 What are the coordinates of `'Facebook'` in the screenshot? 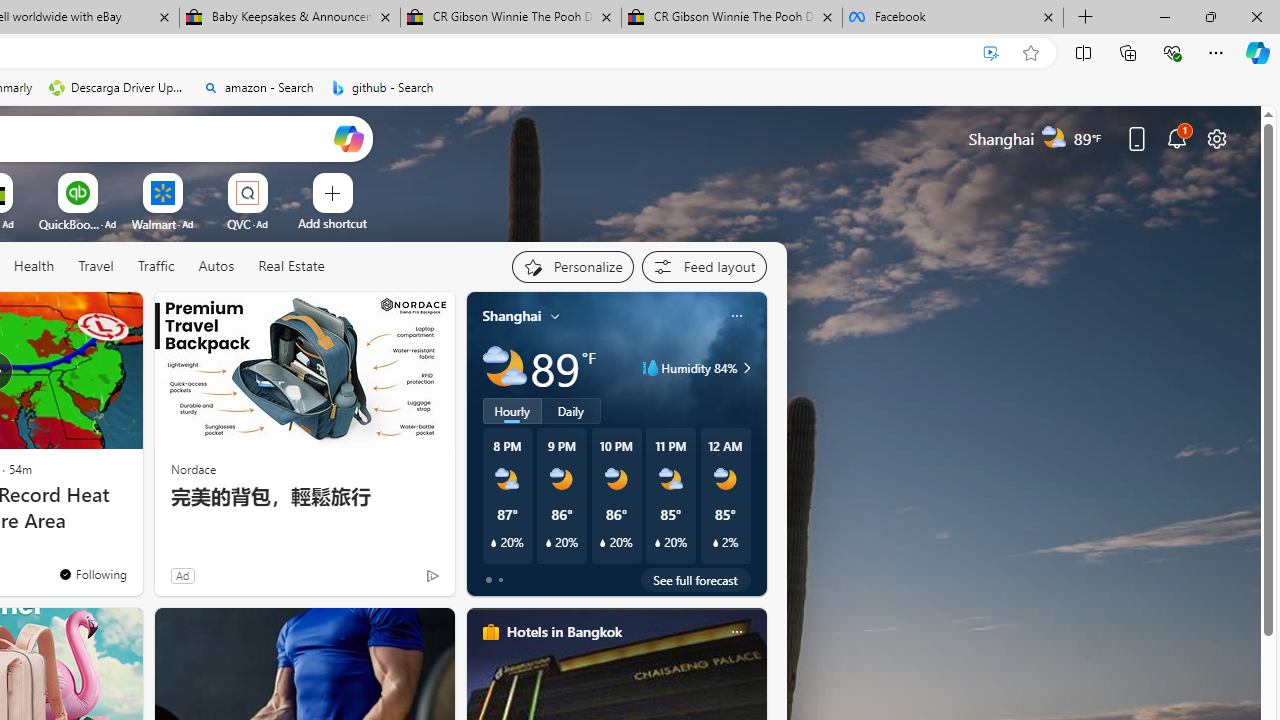 It's located at (952, 17).